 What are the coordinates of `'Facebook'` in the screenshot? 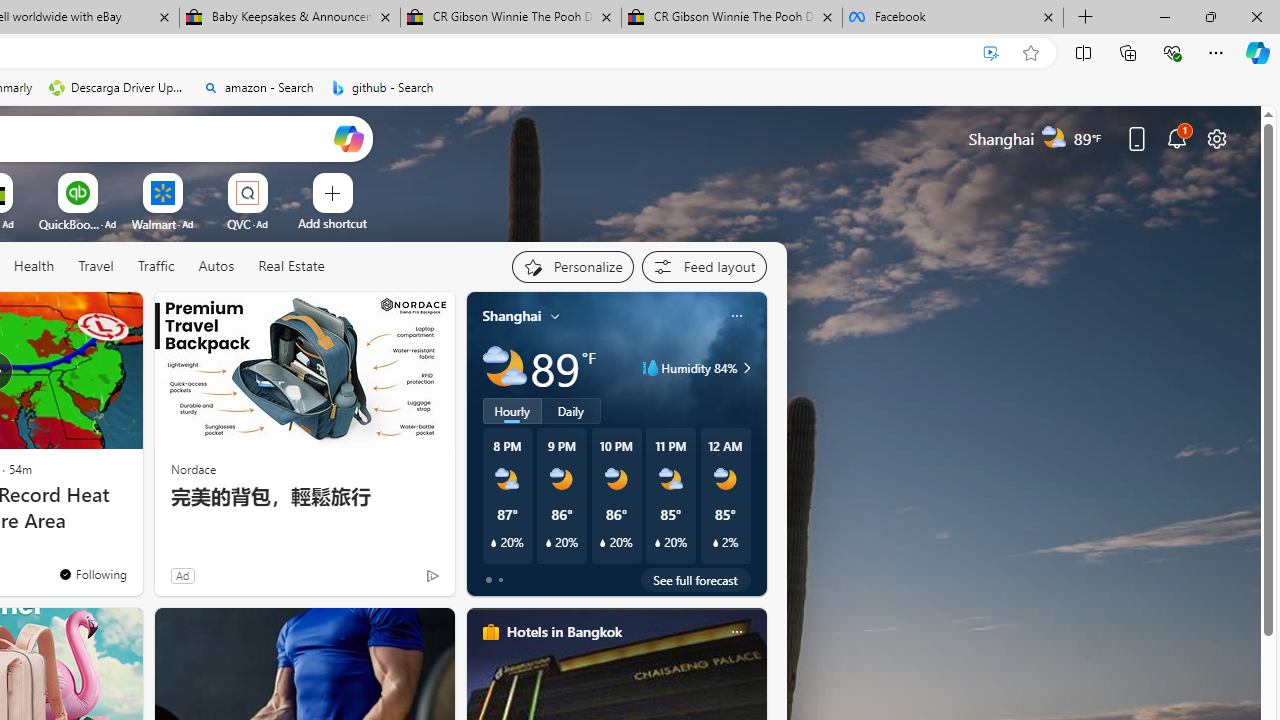 It's located at (952, 17).